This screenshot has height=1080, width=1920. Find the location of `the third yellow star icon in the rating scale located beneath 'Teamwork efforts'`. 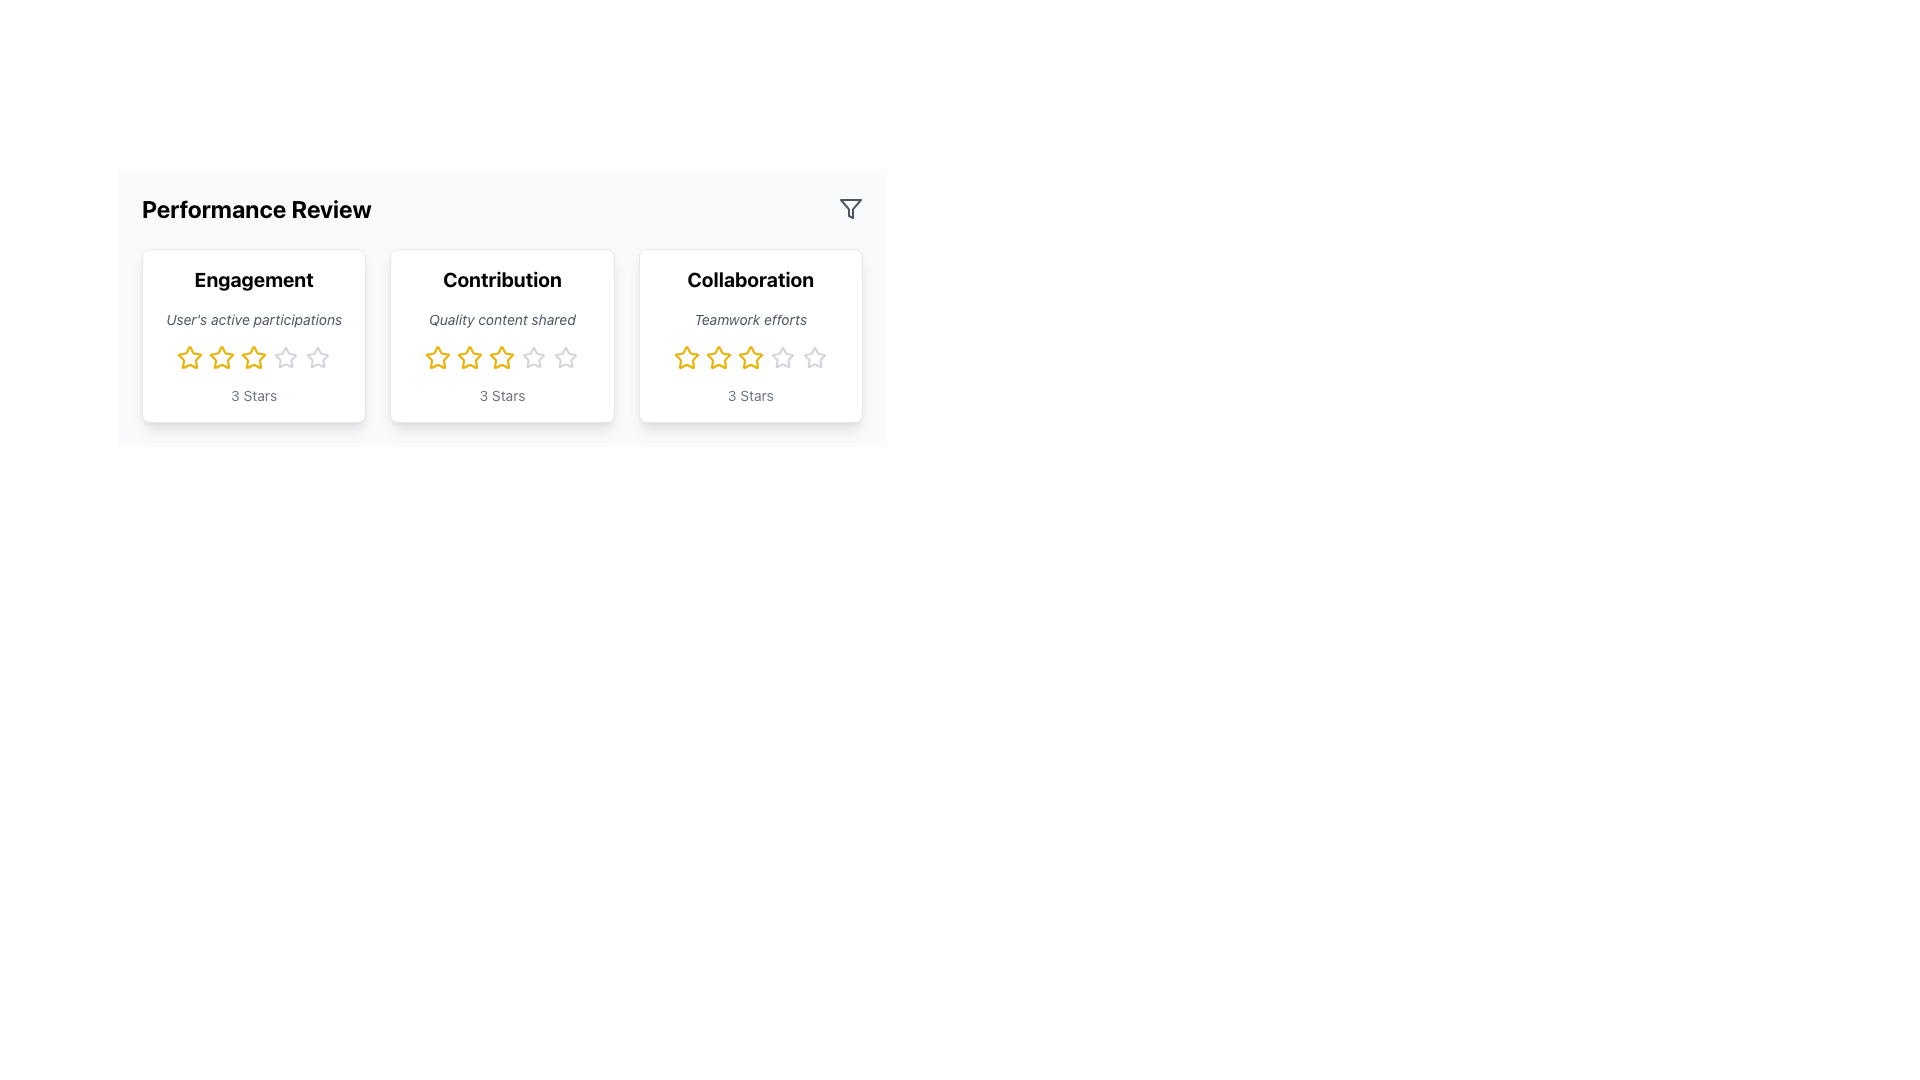

the third yellow star icon in the rating scale located beneath 'Teamwork efforts' is located at coordinates (718, 357).